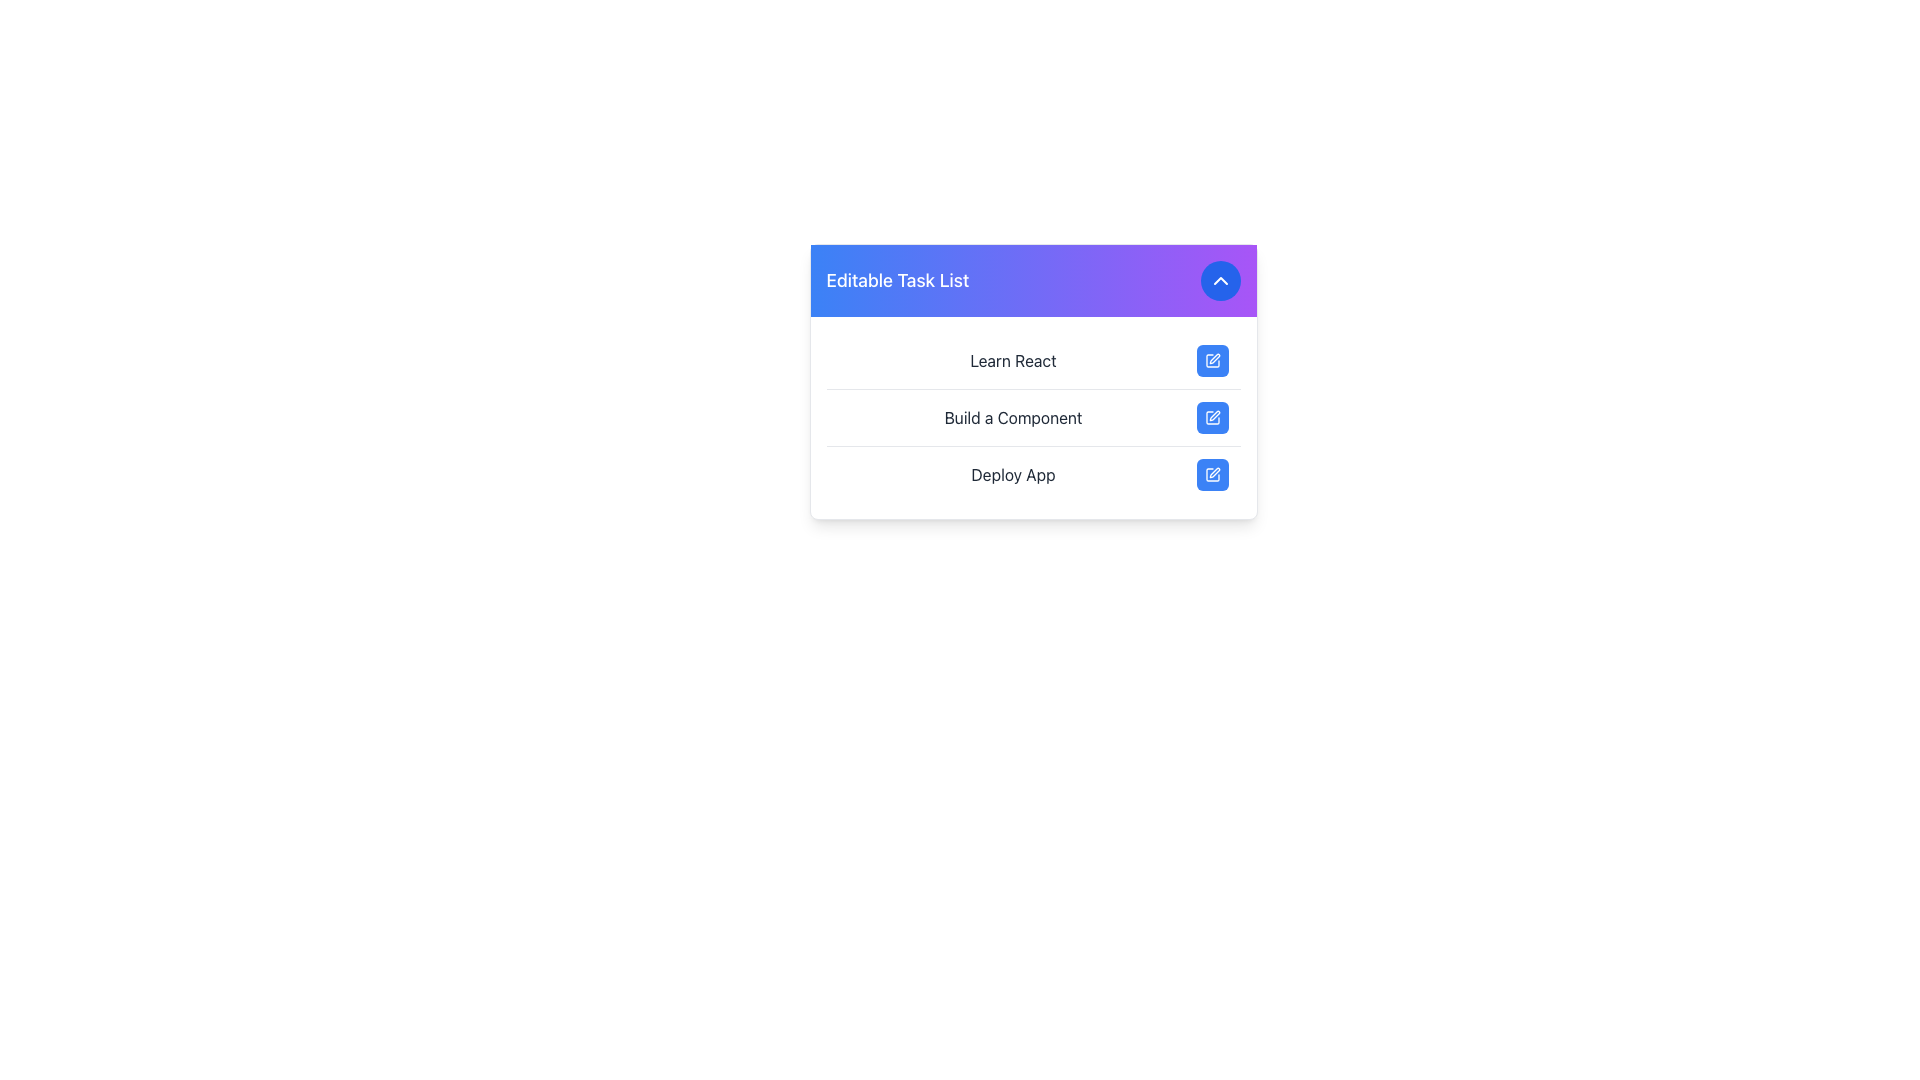 The image size is (1920, 1080). Describe the element at coordinates (1033, 474) in the screenshot. I see `the task list item labeled 'Deploy App'` at that location.